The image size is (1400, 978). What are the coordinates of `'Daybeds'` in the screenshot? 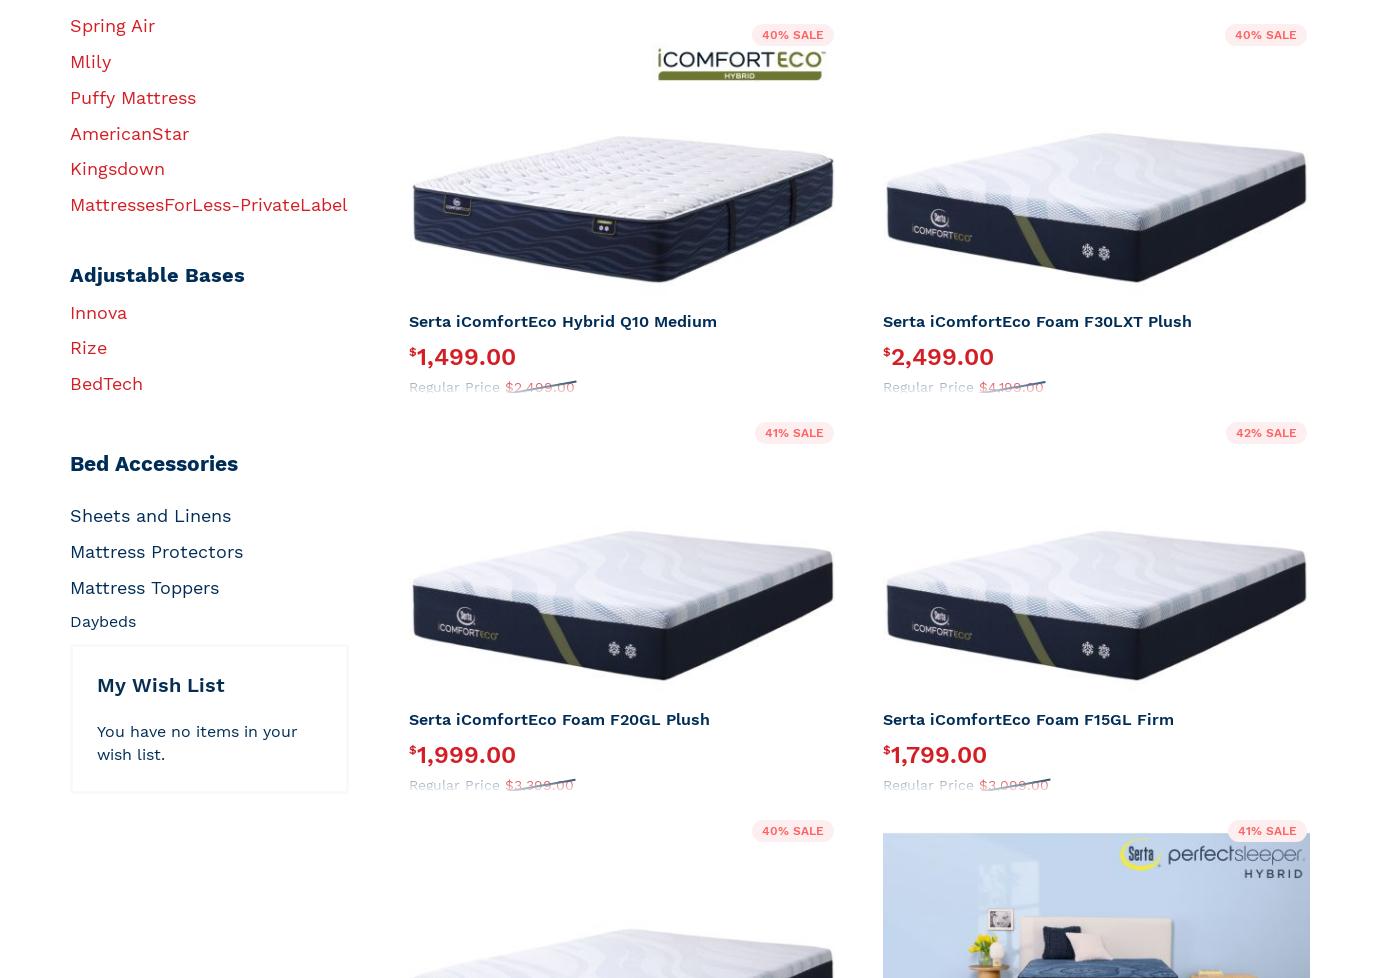 It's located at (102, 620).